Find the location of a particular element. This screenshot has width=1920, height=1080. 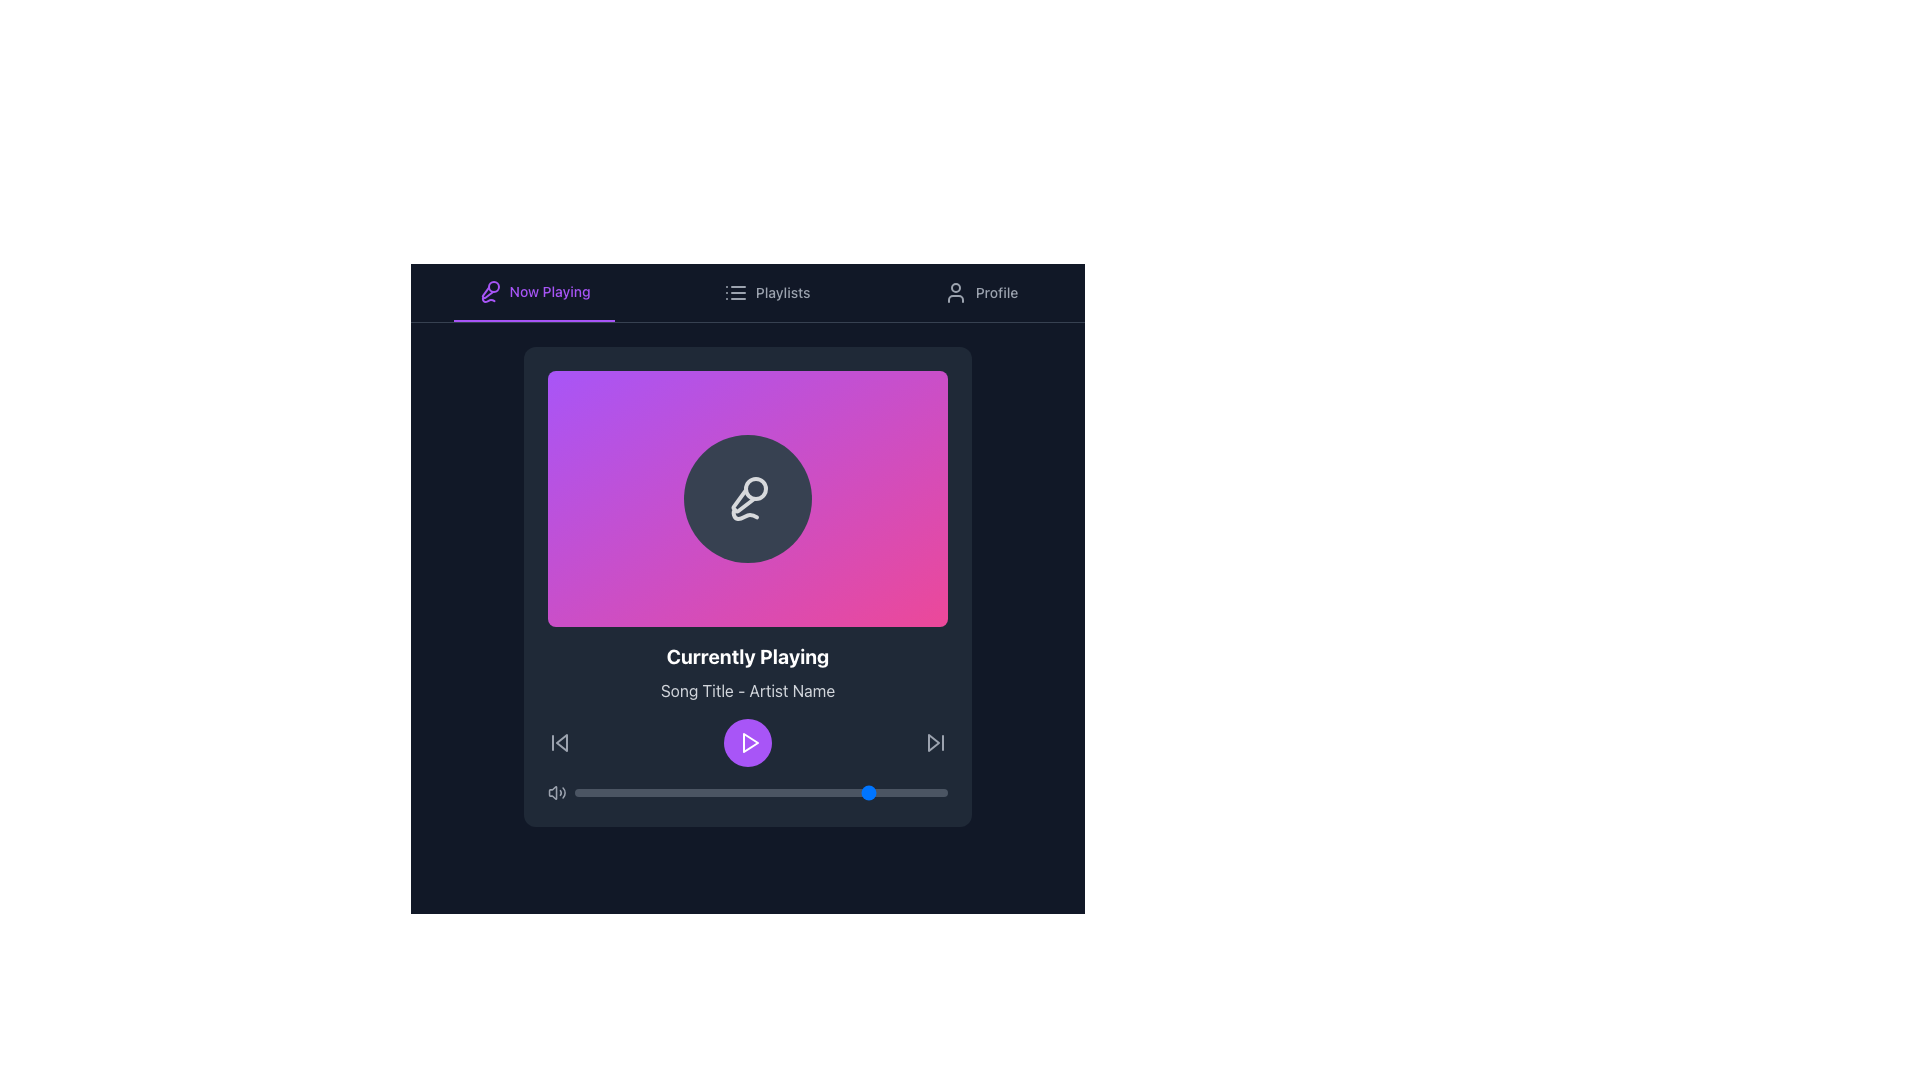

the 'Profile' label, which is part of a navigation button alongside a user profile icon, by clicking on it is located at coordinates (997, 293).